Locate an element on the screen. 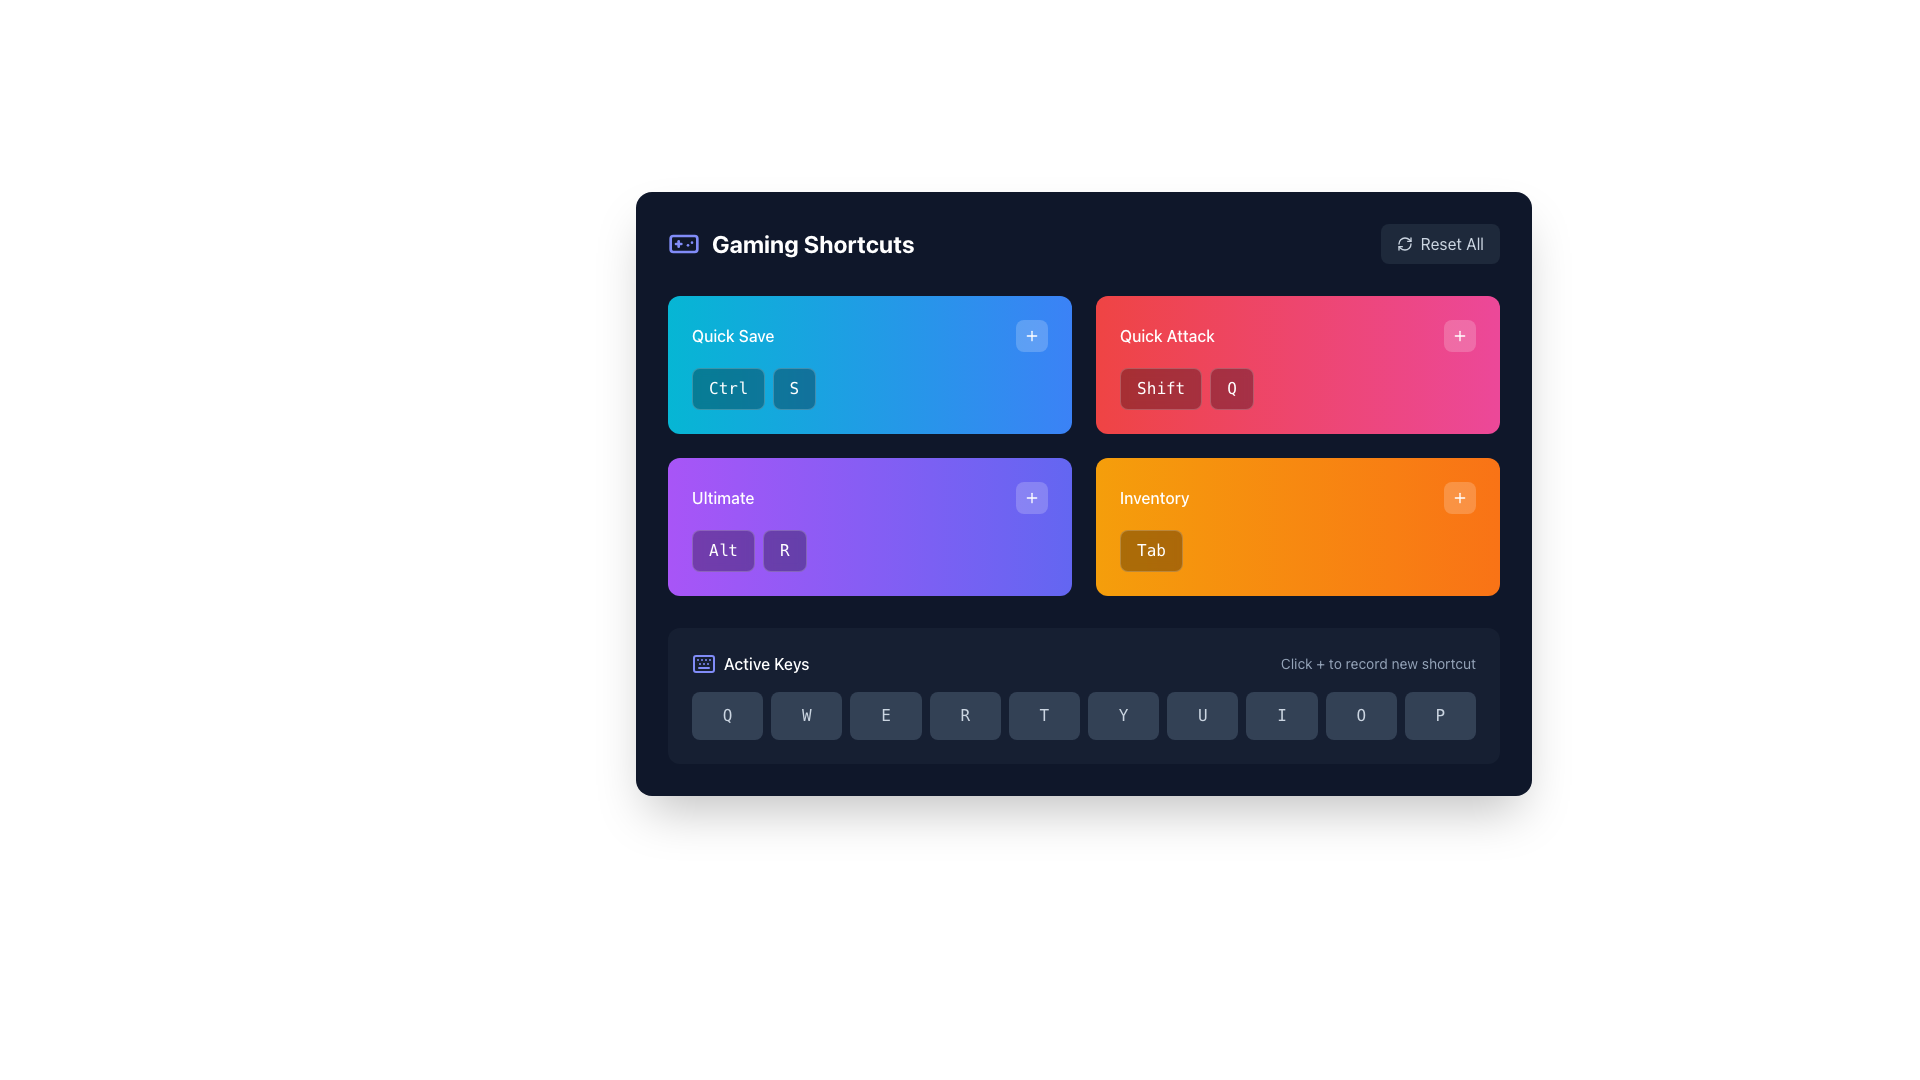 This screenshot has height=1080, width=1920. the ninth button labeled 'O' with a dark slate-gray background to interact is located at coordinates (1360, 715).